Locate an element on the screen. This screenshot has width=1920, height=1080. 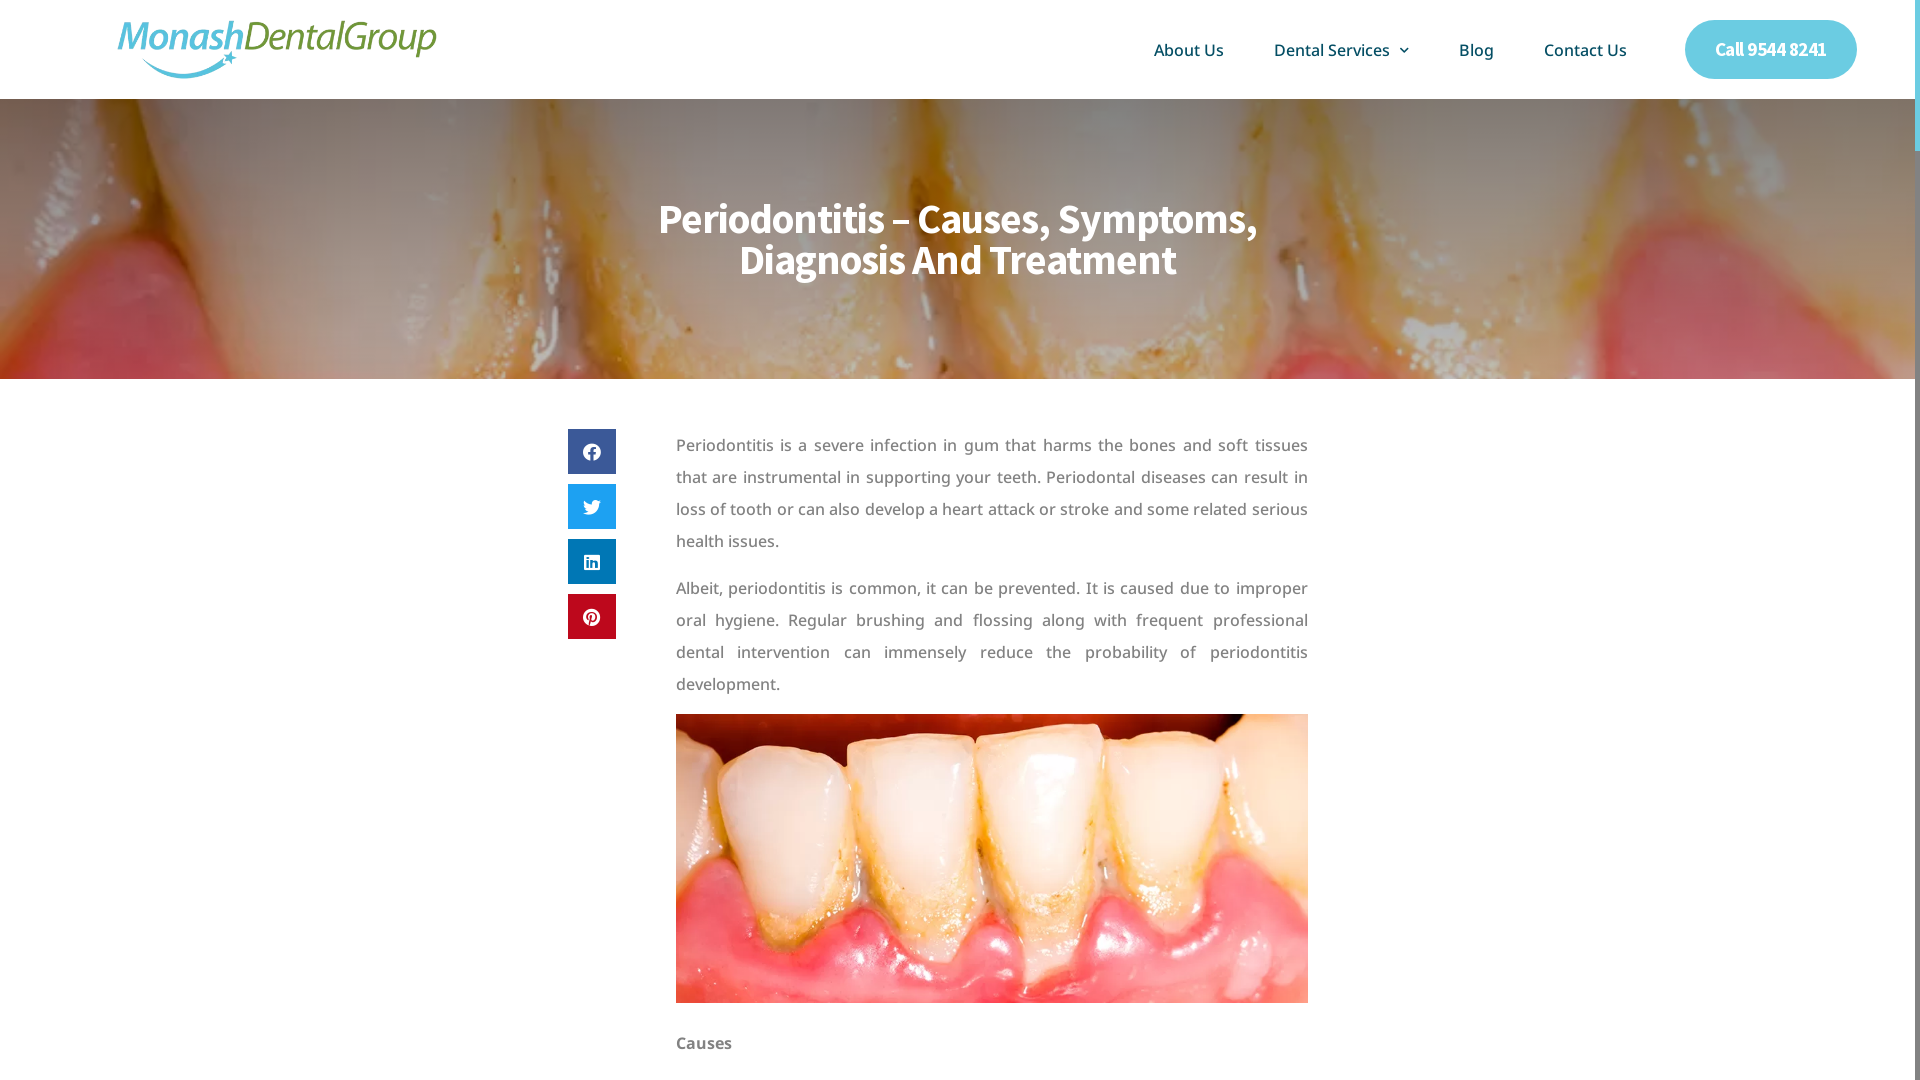
'Contact Us' is located at coordinates (1522, 49).